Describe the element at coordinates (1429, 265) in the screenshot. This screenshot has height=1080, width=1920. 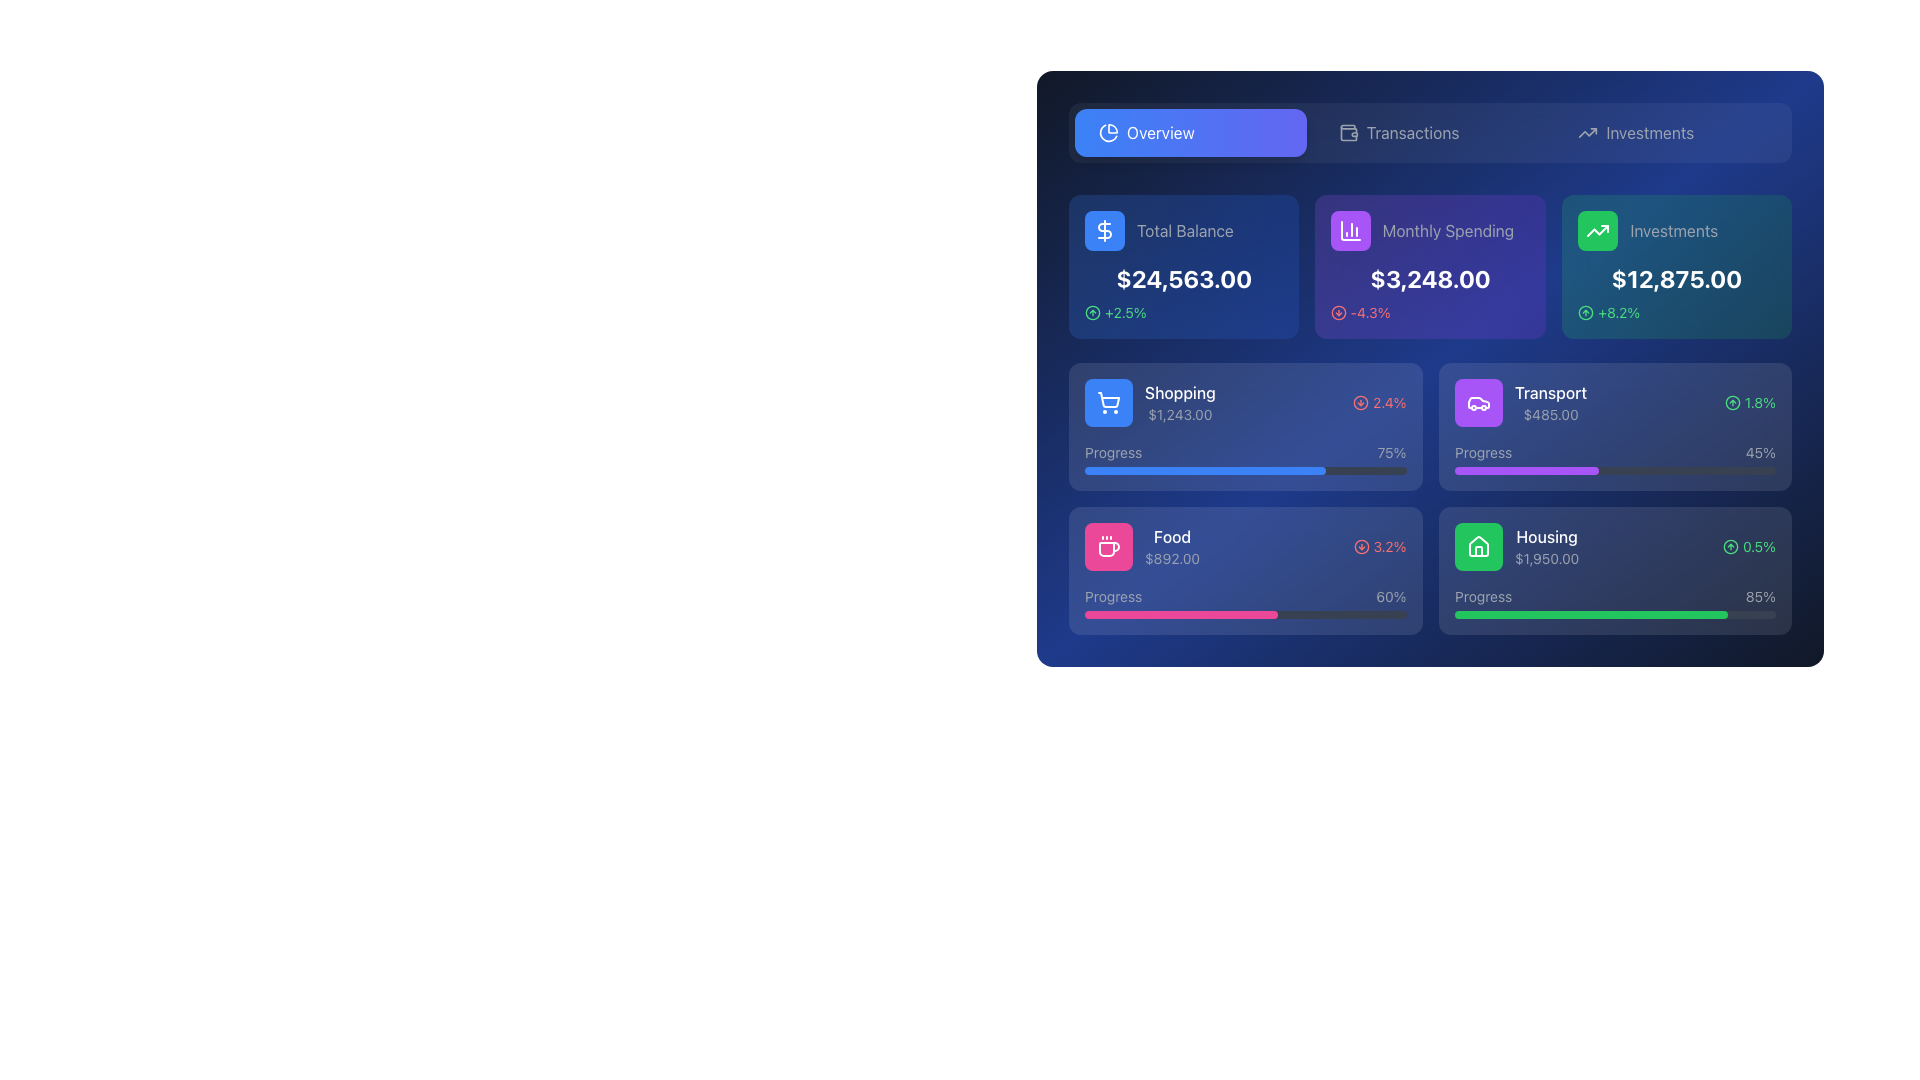
I see `the Informational card that summarizes the user's spending for the current month, located in the second column of the top row, between the 'Total Balance' and 'Investments' panels` at that location.